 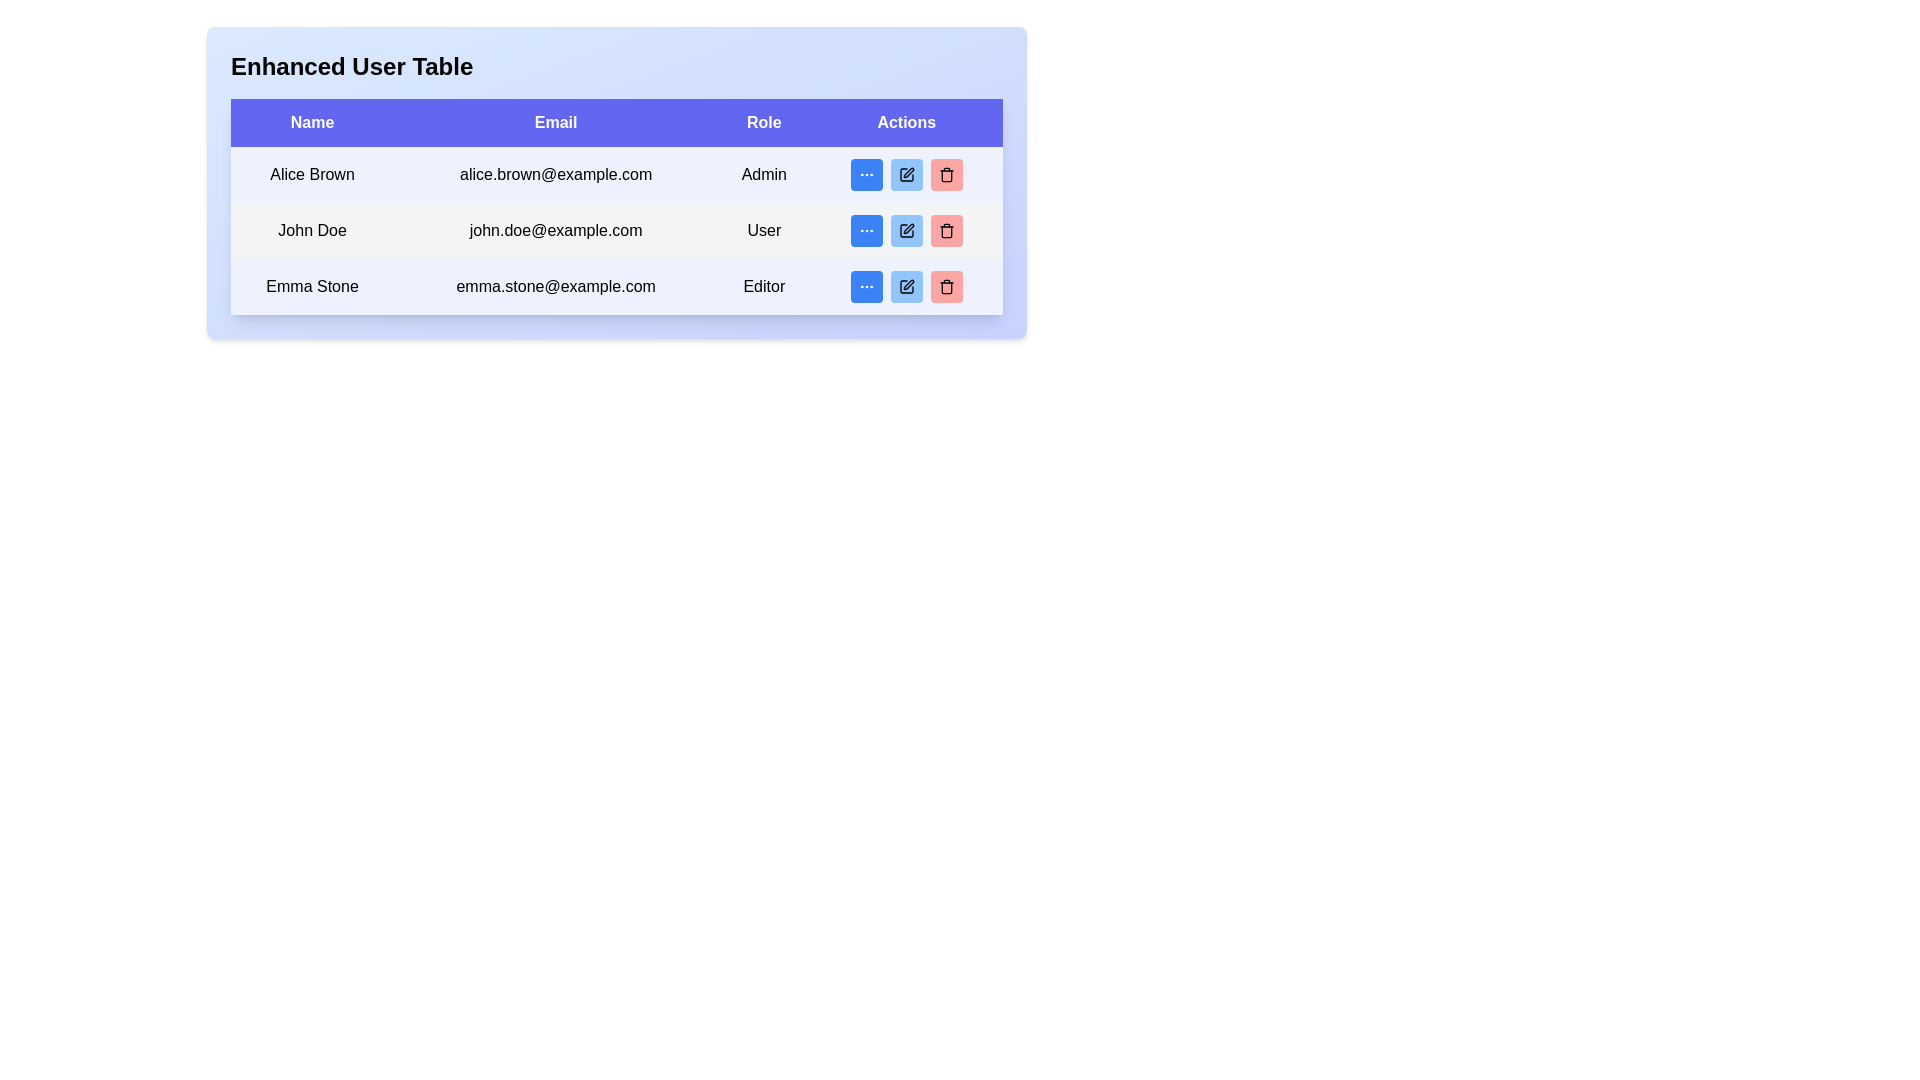 What do you see at coordinates (945, 173) in the screenshot?
I see `the delete icon located in the 'Actions' column of the second row in the user table` at bounding box center [945, 173].